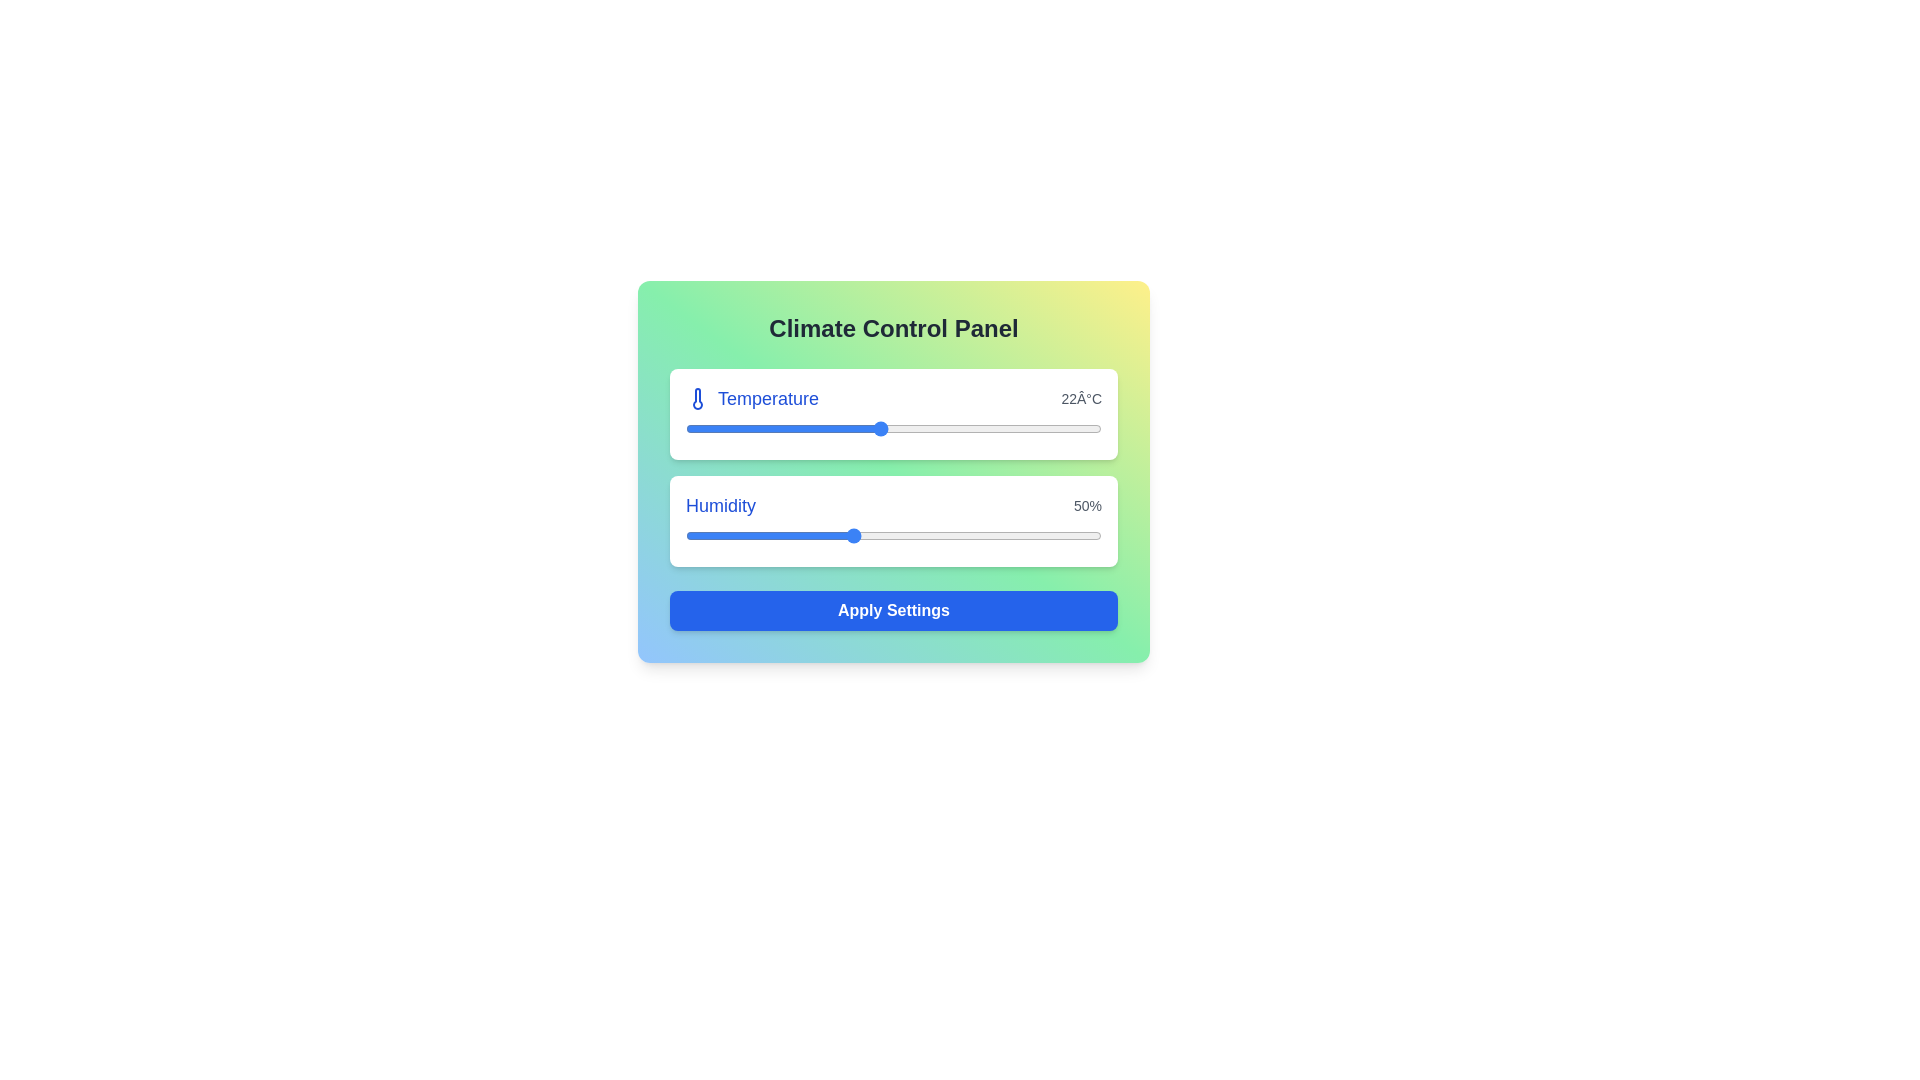  I want to click on descriptive title text located at the top of the climate settings panel, above the Temperature and Humidity controls, so click(892, 327).